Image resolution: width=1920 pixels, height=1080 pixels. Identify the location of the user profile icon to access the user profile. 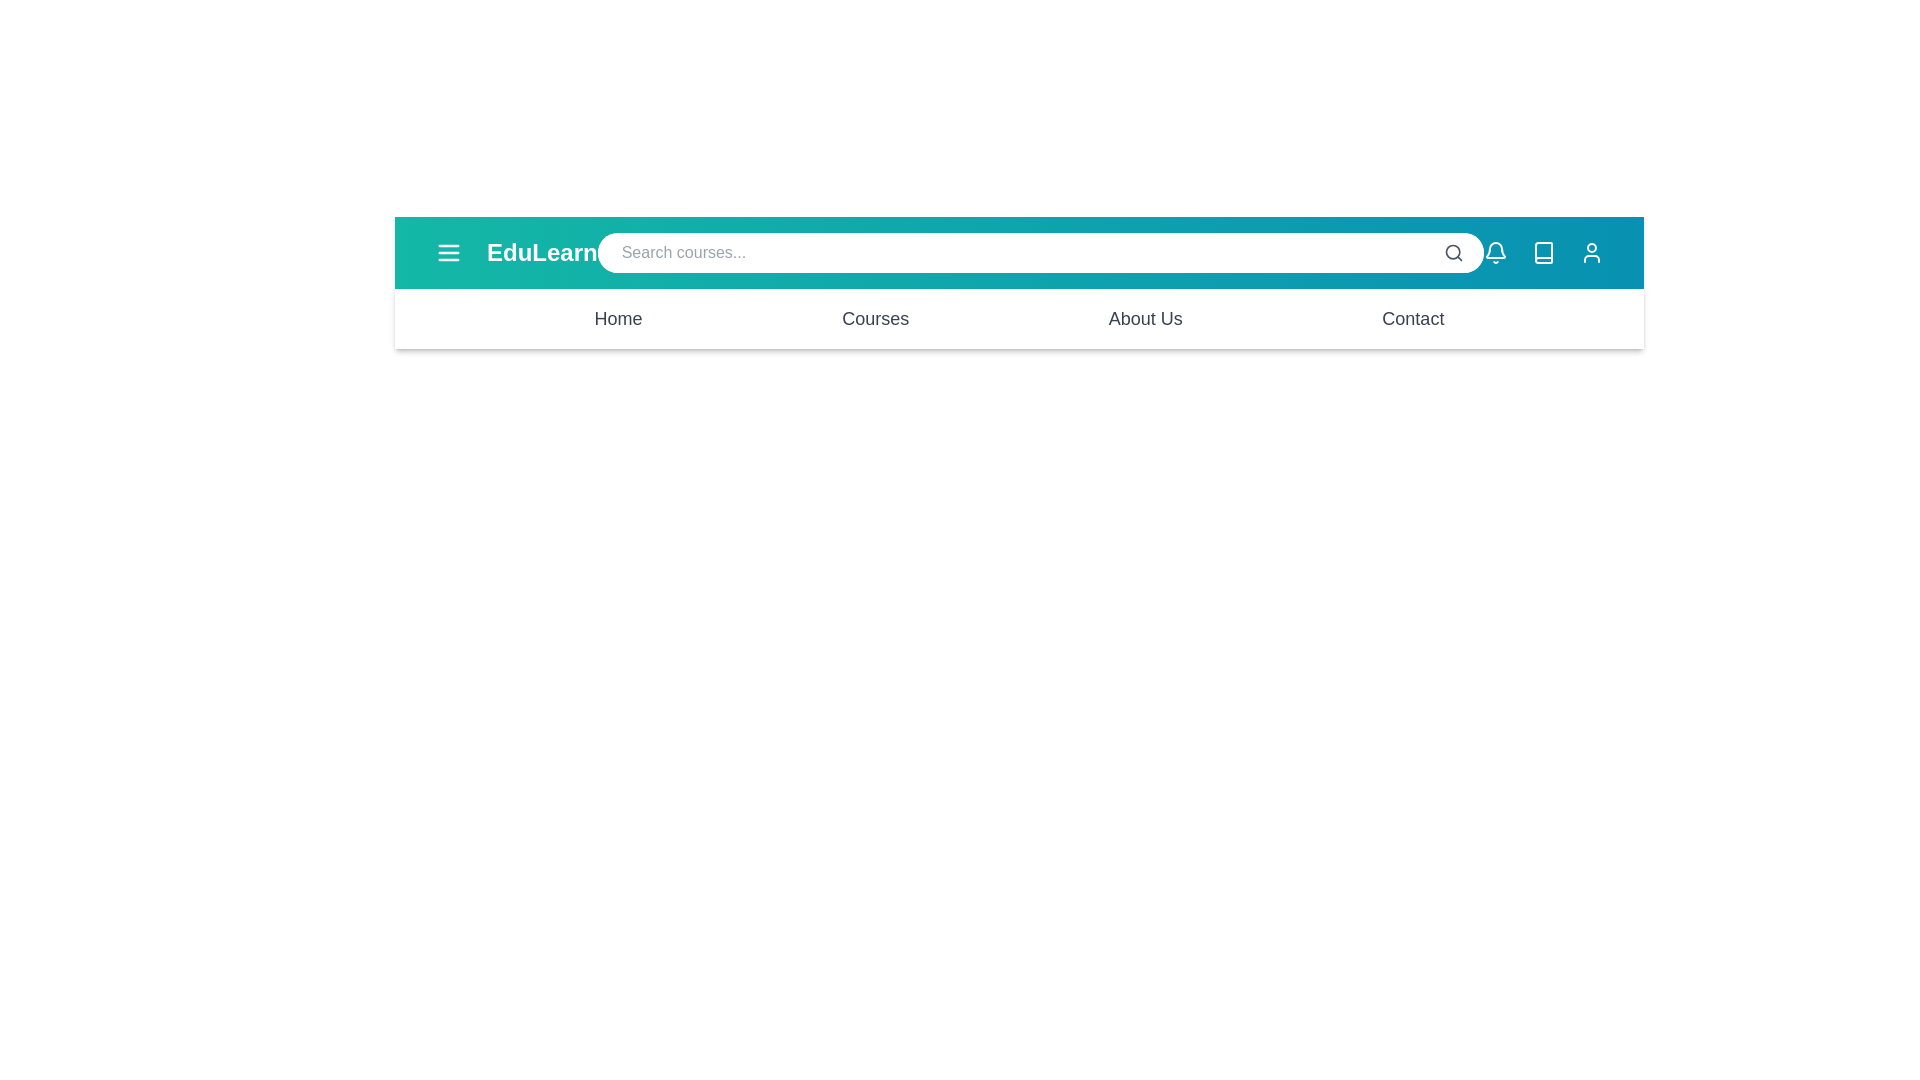
(1591, 252).